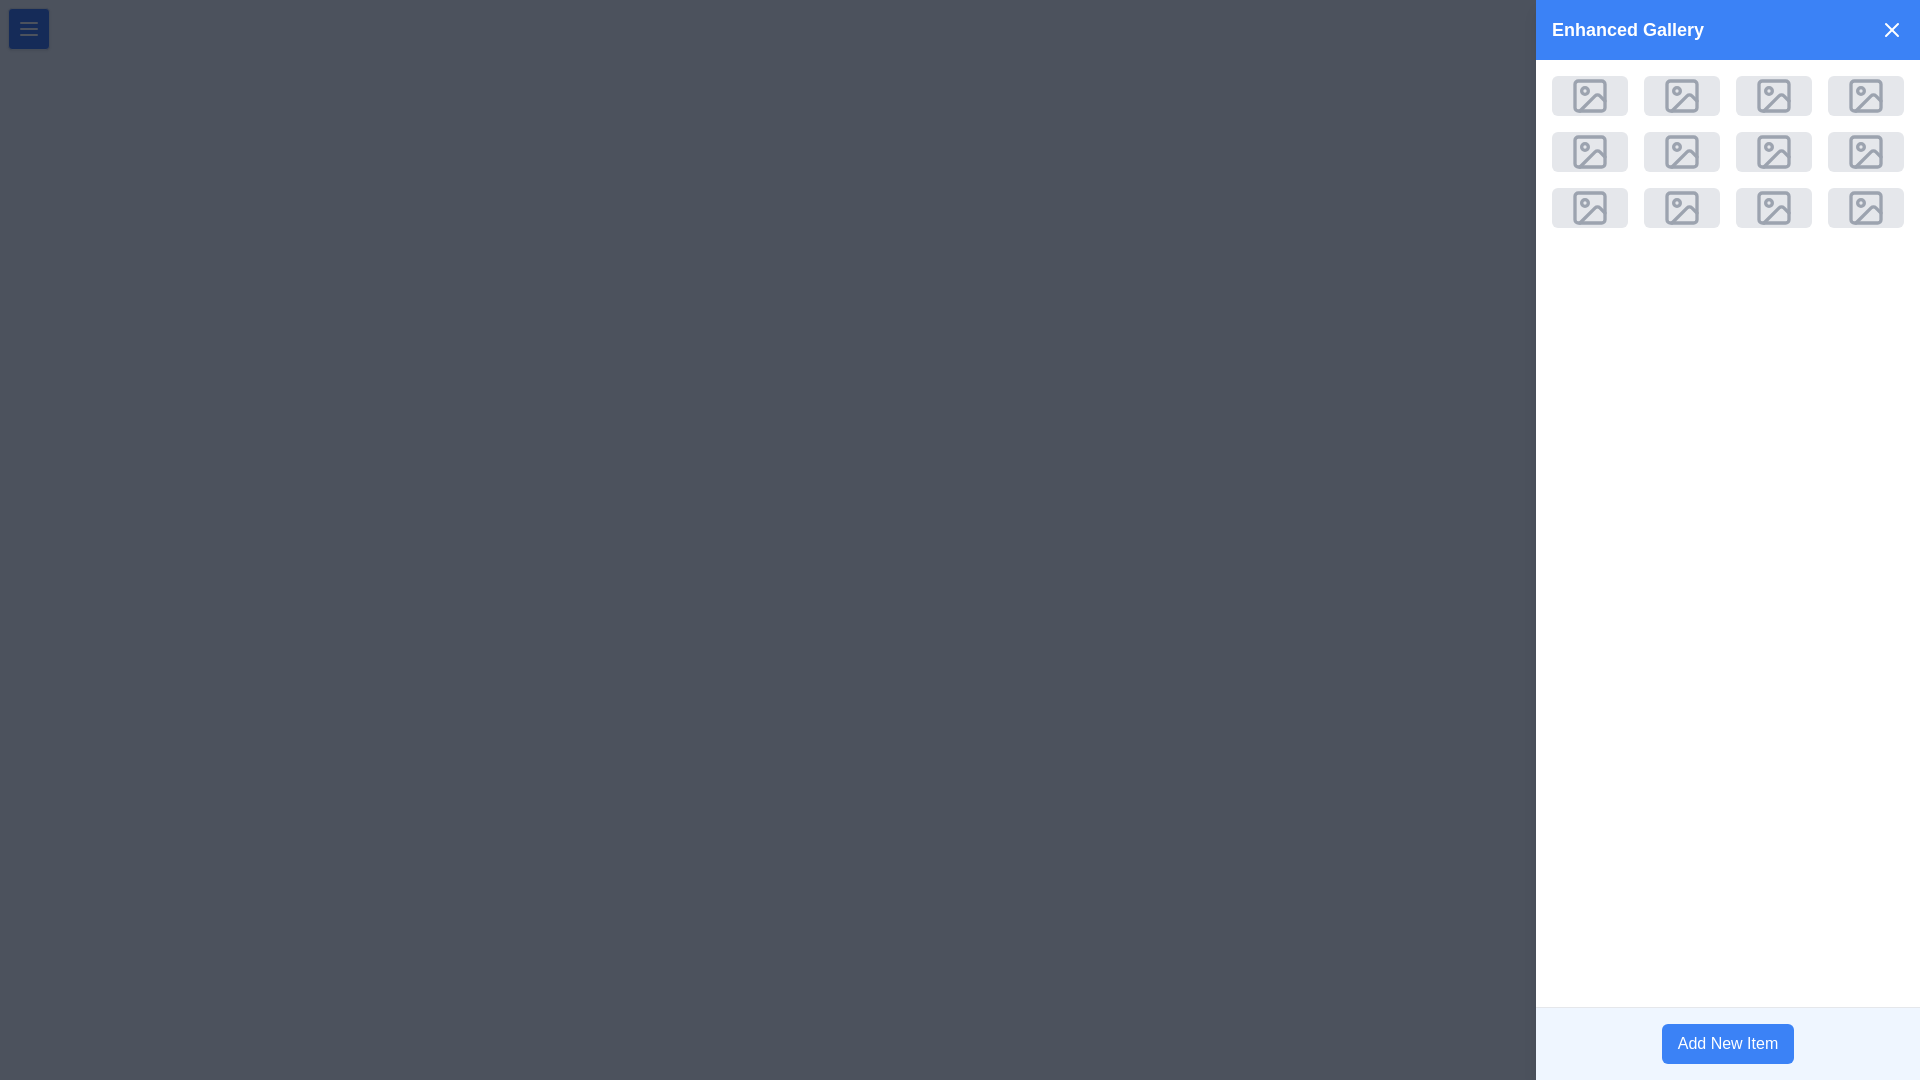  Describe the element at coordinates (1774, 208) in the screenshot. I see `the sixth icon in the Enhanced Gallery` at that location.